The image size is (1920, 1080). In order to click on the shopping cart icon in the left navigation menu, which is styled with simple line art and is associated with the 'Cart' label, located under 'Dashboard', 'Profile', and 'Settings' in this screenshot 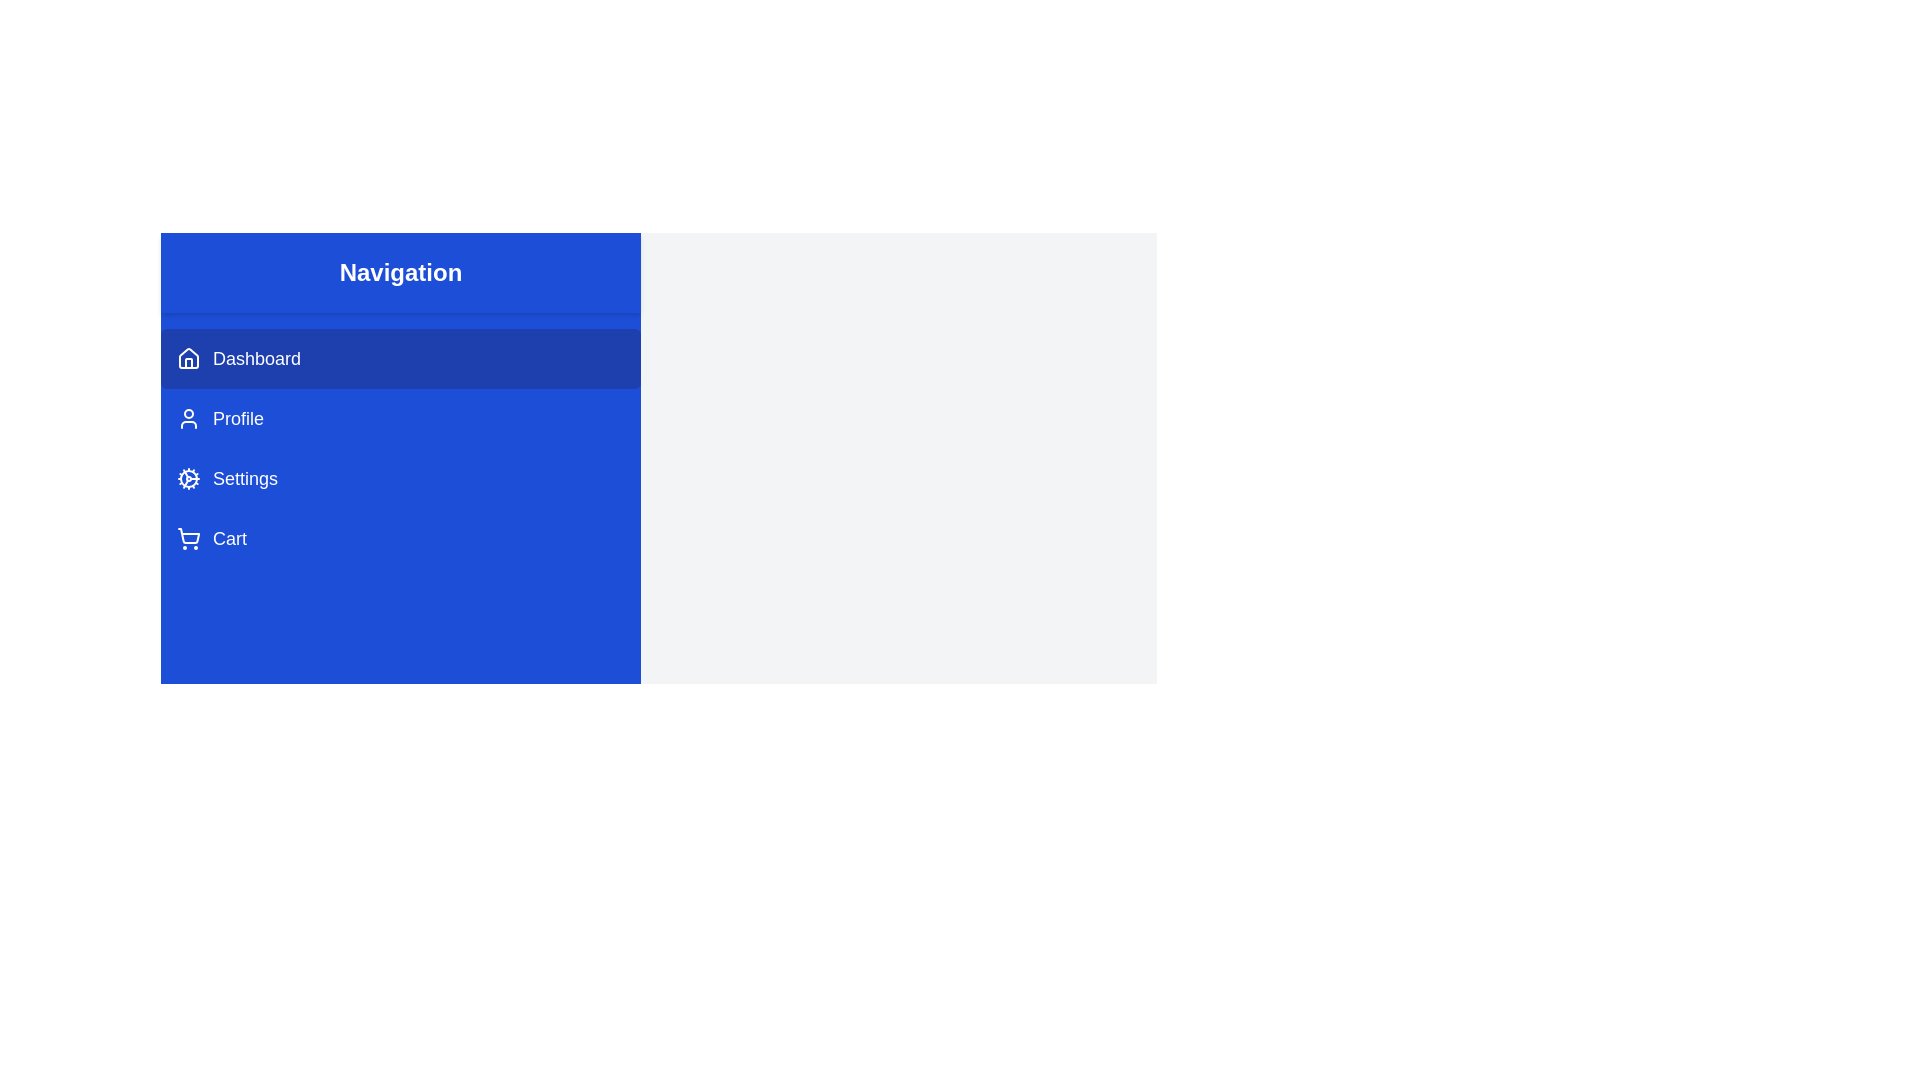, I will do `click(188, 538)`.